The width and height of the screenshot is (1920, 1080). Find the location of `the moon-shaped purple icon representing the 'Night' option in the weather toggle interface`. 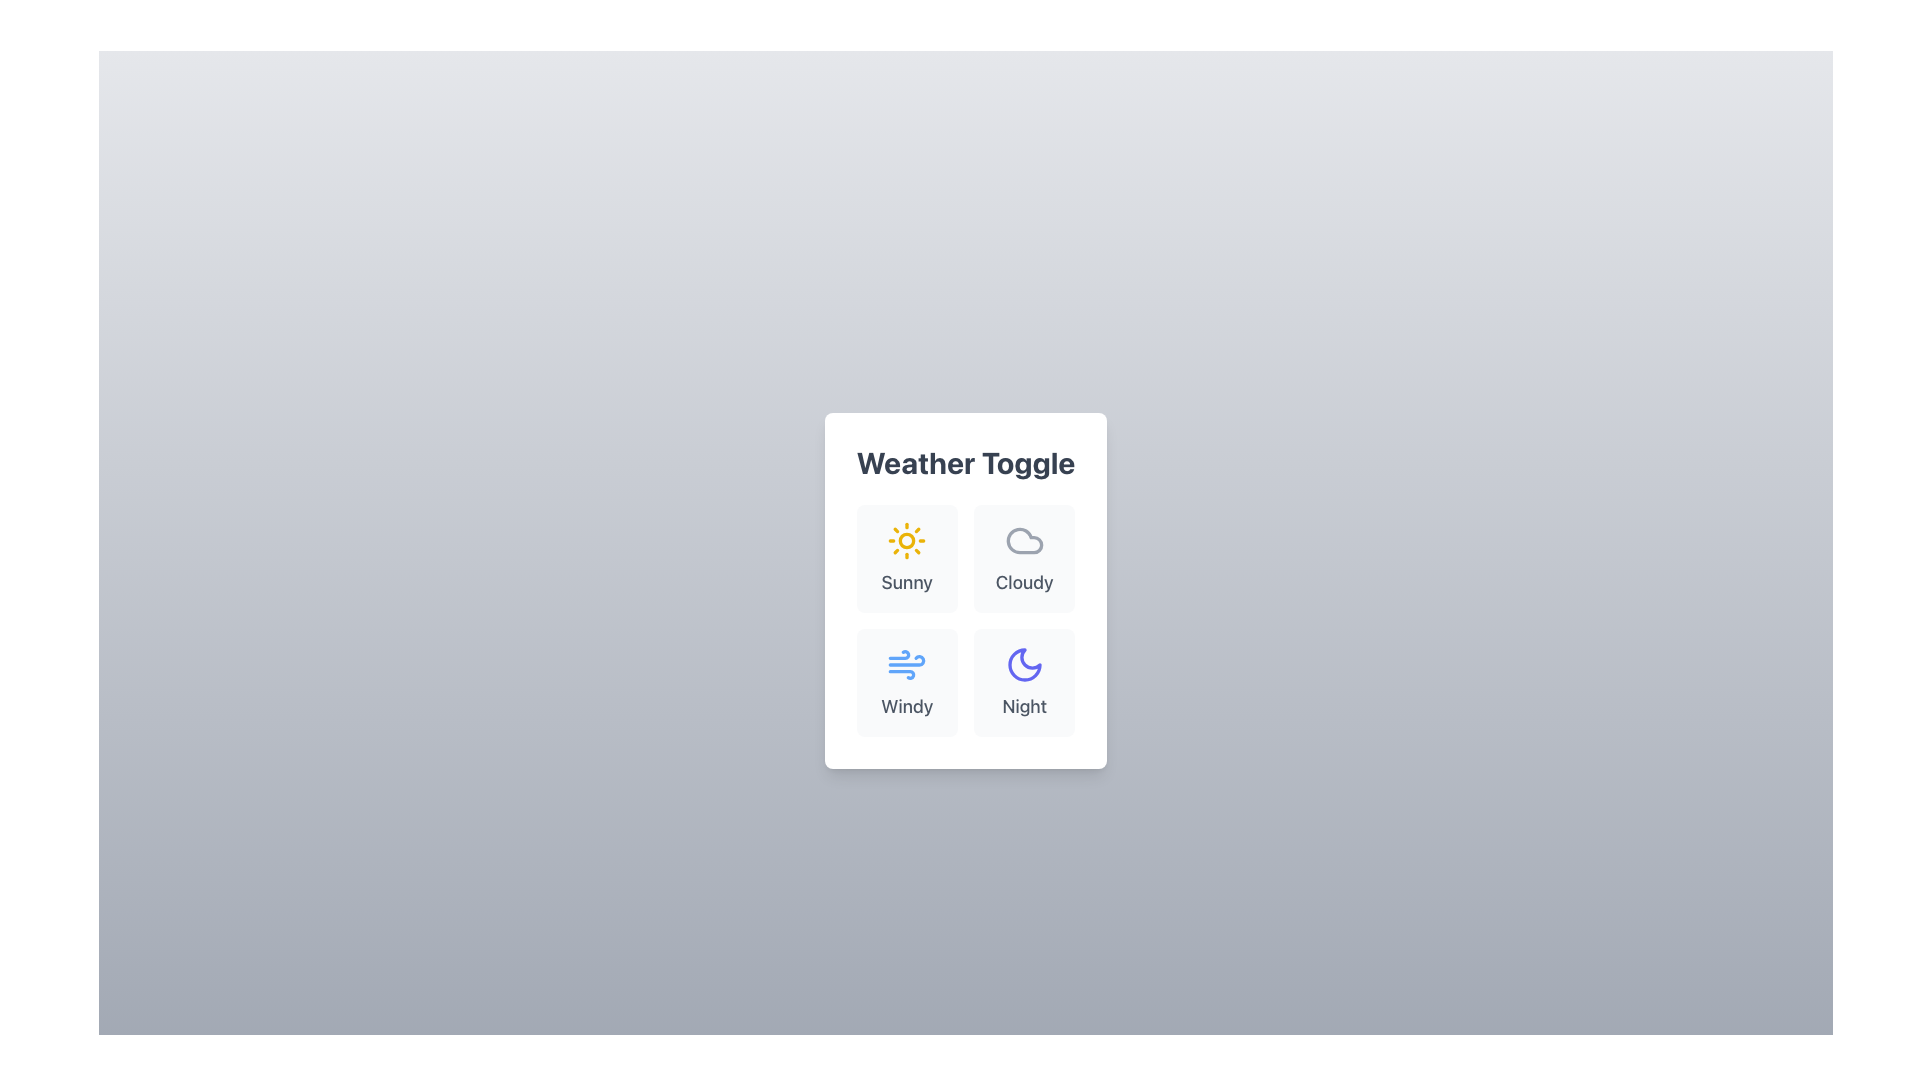

the moon-shaped purple icon representing the 'Night' option in the weather toggle interface is located at coordinates (1024, 664).